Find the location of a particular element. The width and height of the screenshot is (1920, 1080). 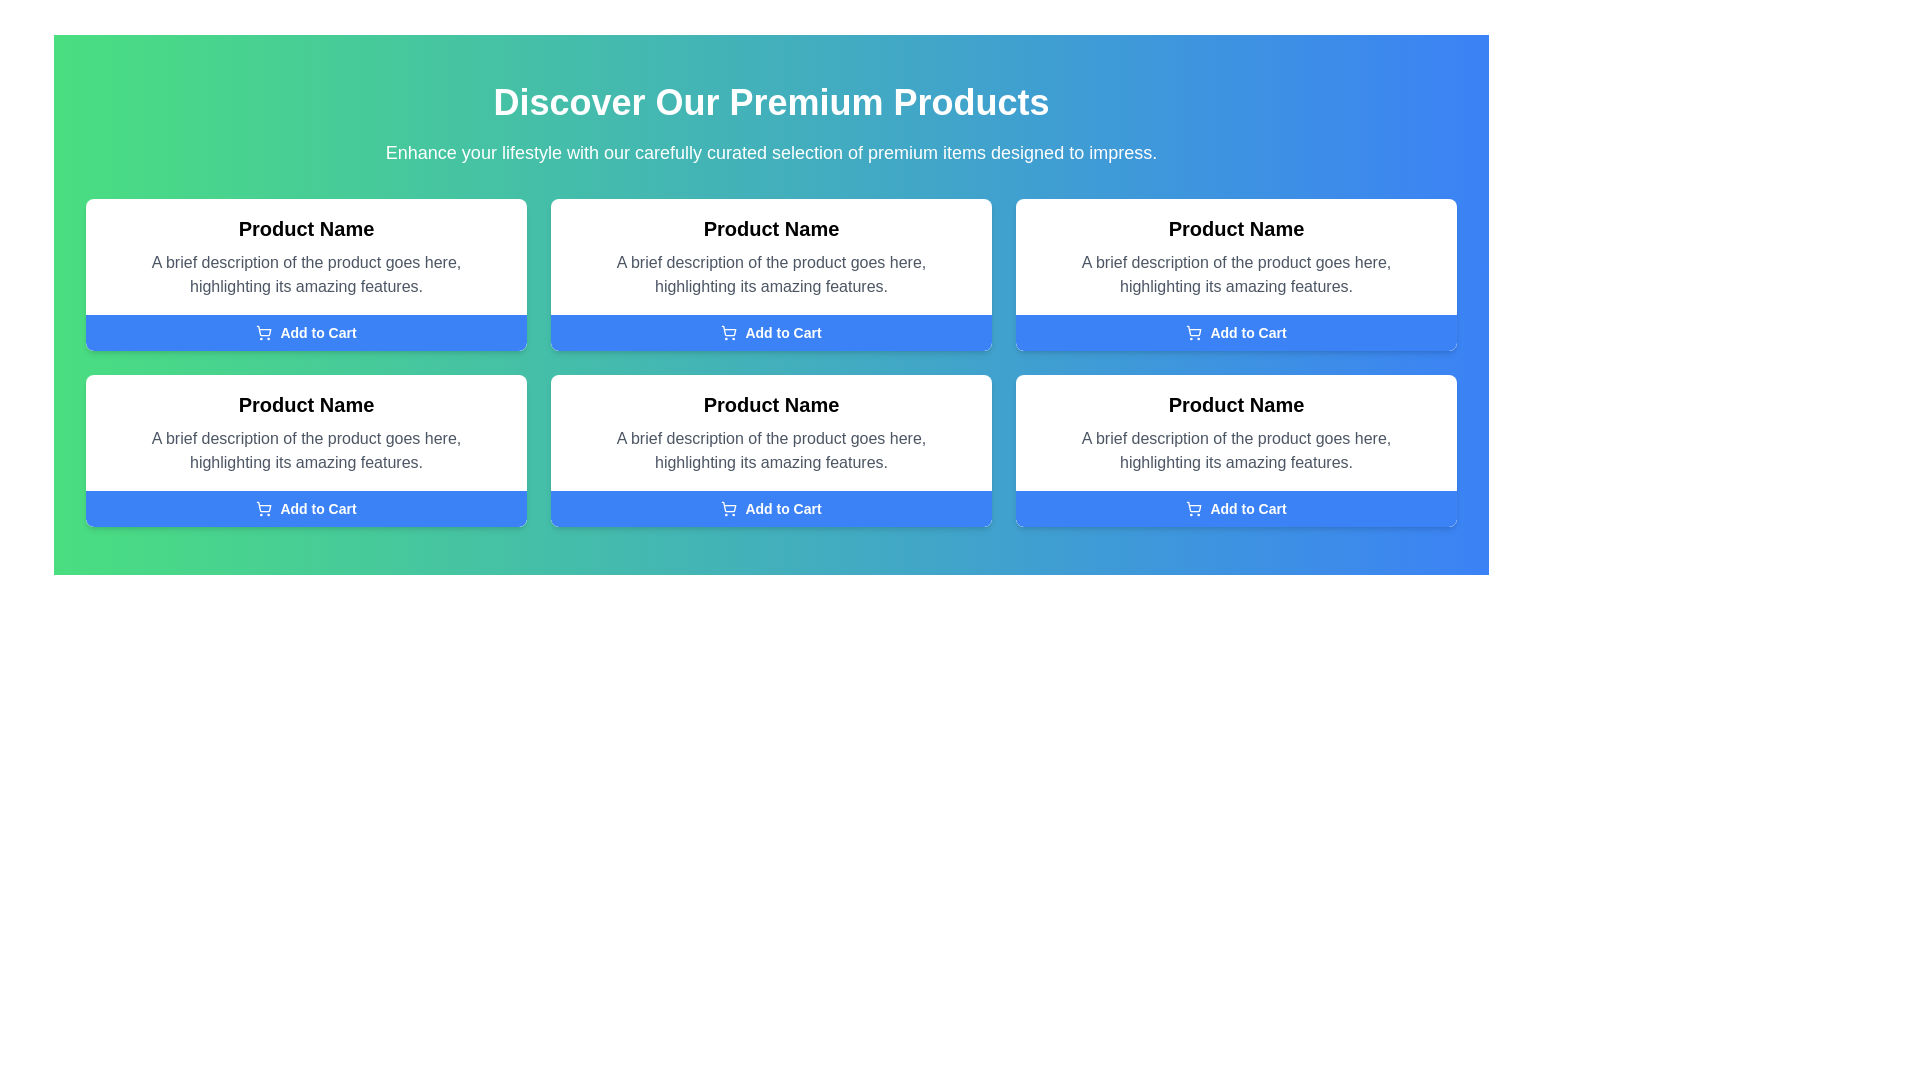

Text Label that serves as the title of the product, prominently displaying the product's name, located in the top-left product card of a grid is located at coordinates (305, 227).